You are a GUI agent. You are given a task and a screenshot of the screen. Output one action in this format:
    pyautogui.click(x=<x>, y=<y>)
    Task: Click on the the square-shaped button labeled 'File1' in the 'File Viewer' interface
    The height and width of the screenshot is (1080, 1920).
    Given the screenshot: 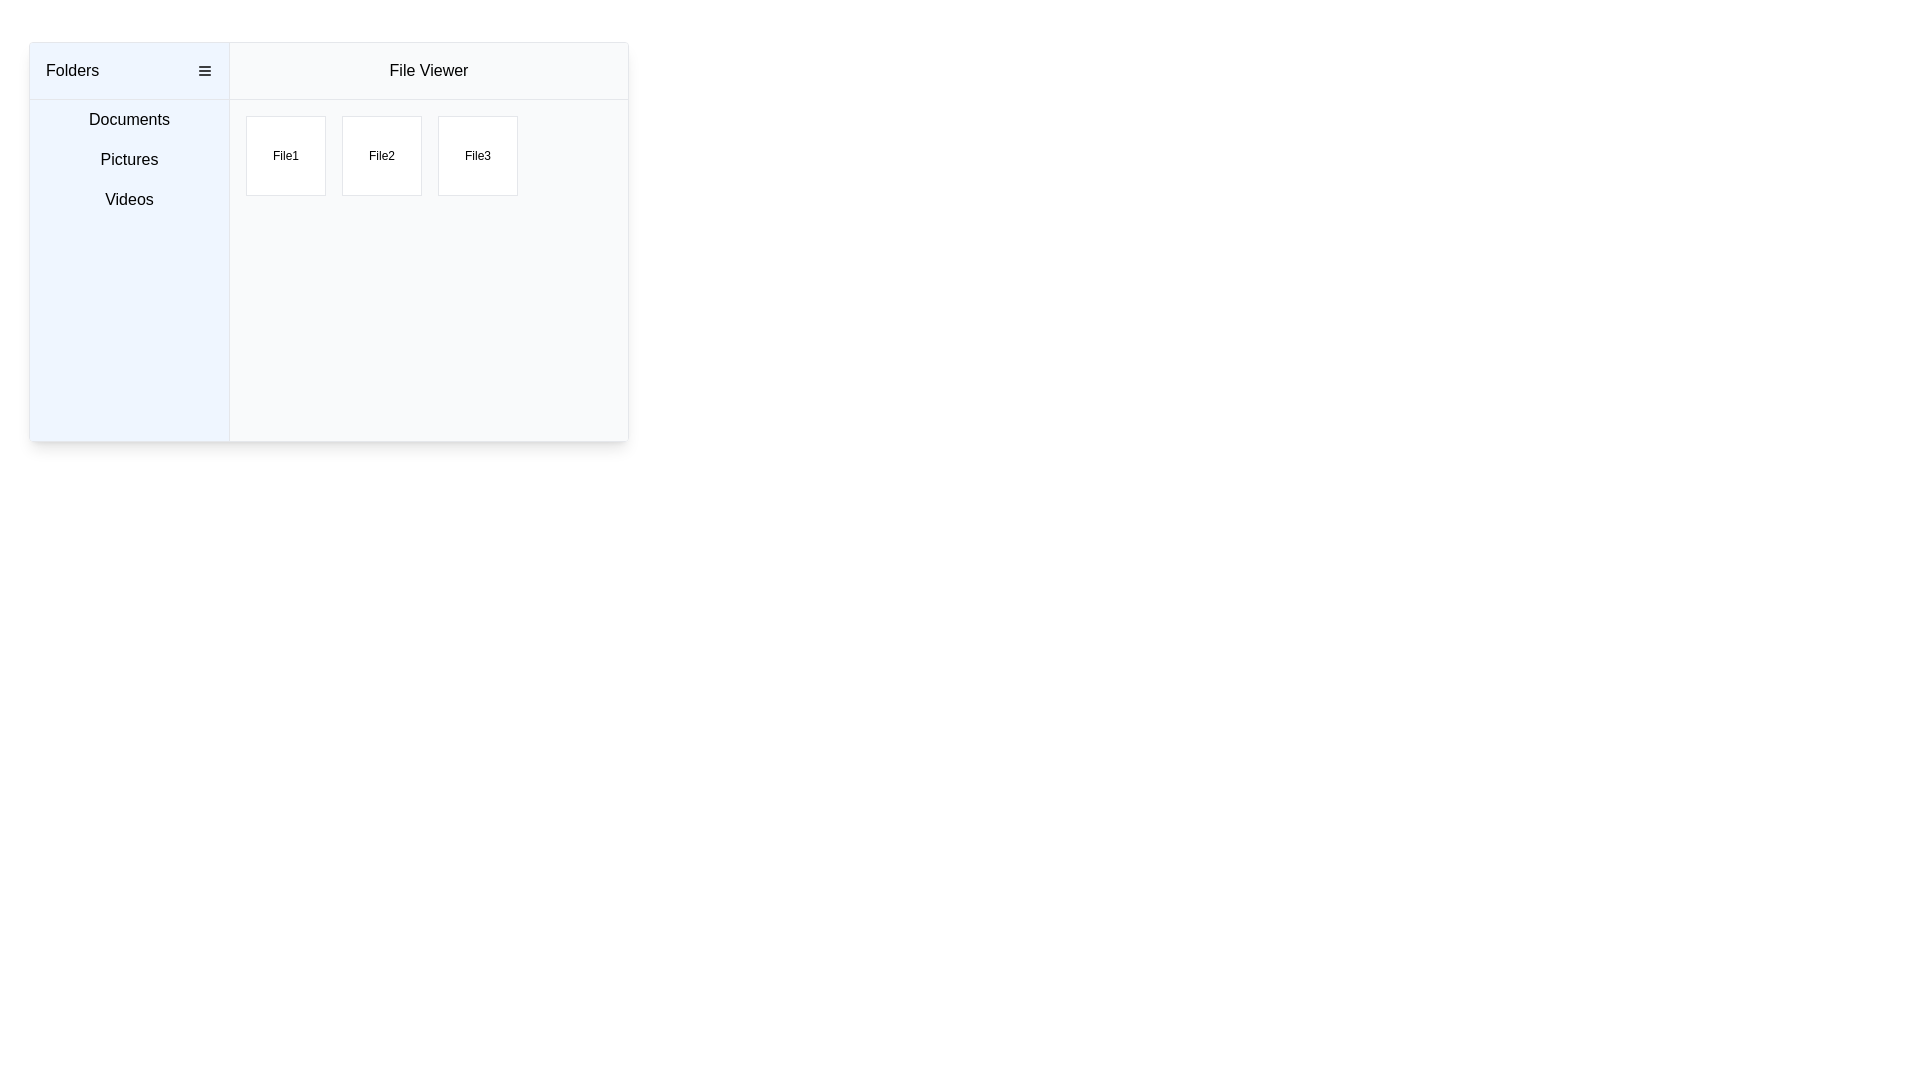 What is the action you would take?
    pyautogui.click(x=285, y=154)
    